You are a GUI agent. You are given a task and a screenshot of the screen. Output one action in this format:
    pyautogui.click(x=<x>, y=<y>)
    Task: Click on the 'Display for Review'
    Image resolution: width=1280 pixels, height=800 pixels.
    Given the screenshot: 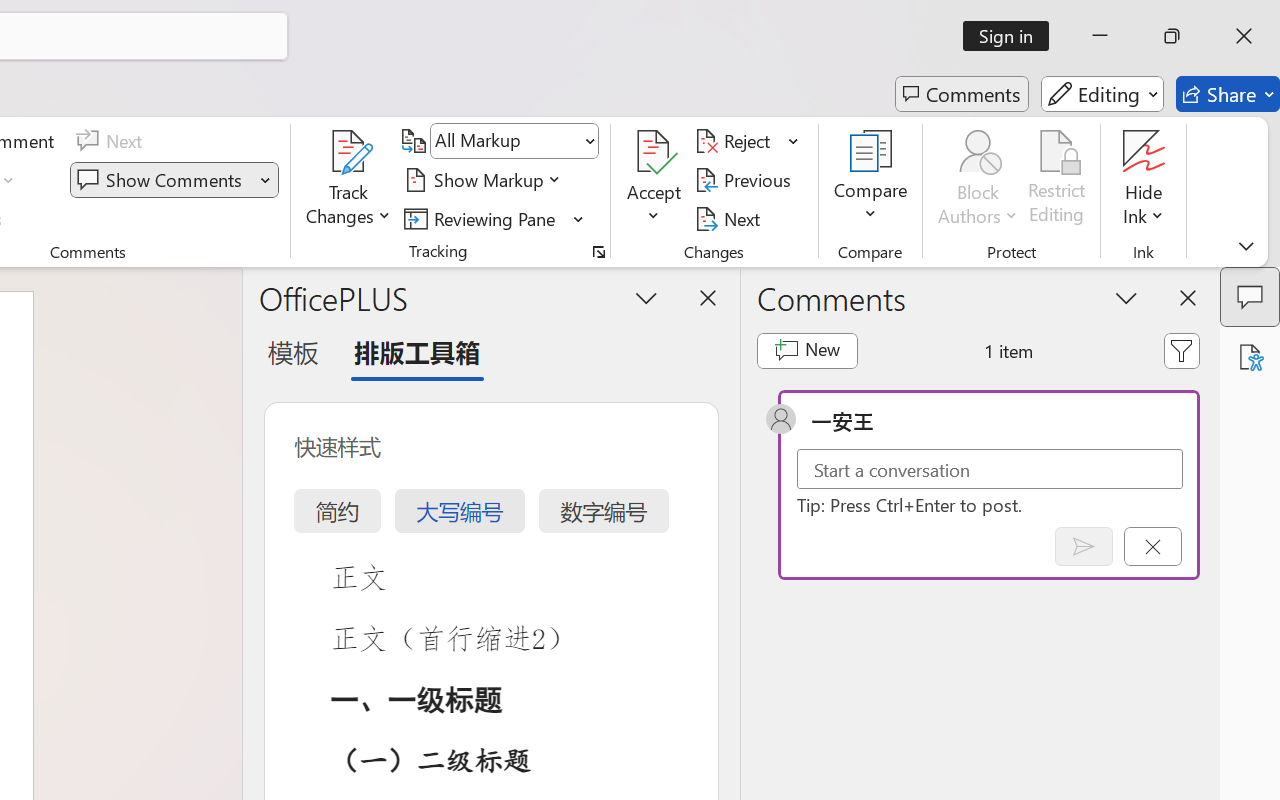 What is the action you would take?
    pyautogui.click(x=514, y=141)
    